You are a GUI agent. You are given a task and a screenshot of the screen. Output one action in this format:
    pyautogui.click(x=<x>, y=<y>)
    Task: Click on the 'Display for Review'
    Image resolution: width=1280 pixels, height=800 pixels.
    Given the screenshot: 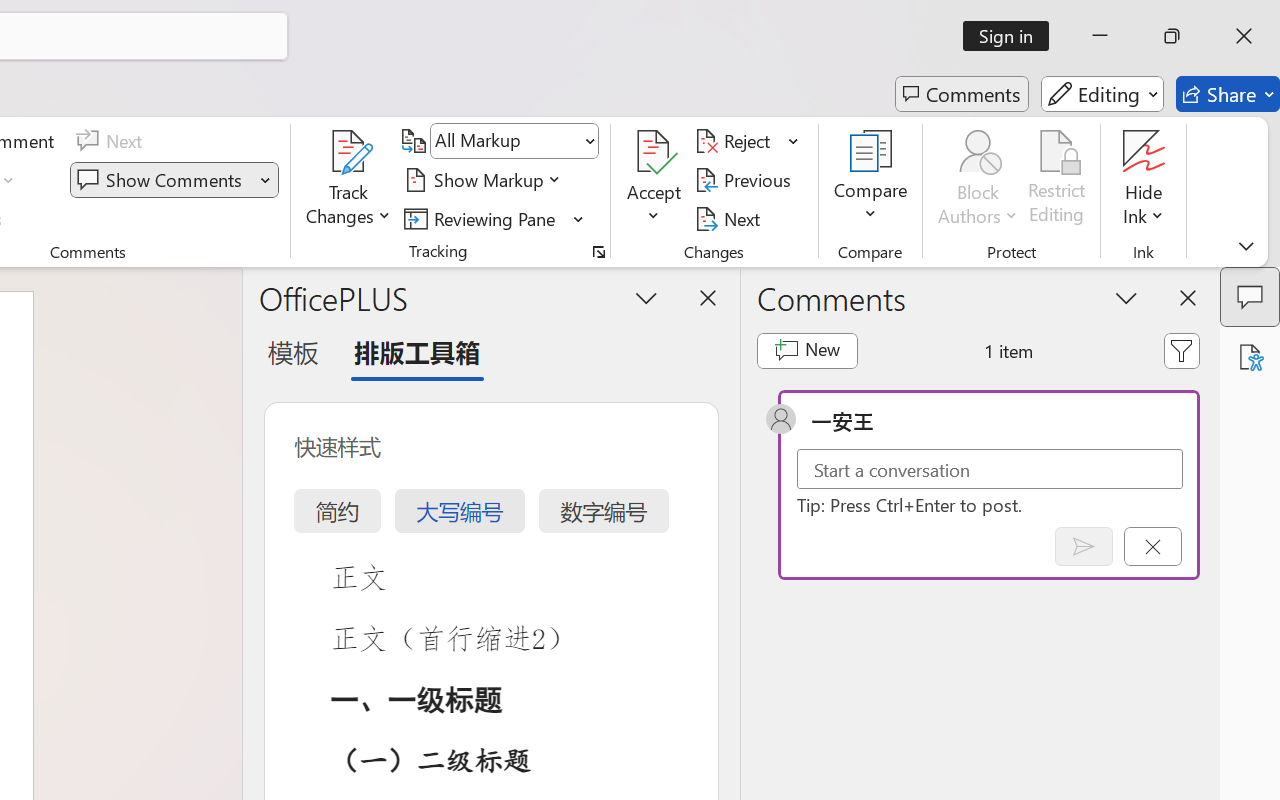 What is the action you would take?
    pyautogui.click(x=514, y=141)
    